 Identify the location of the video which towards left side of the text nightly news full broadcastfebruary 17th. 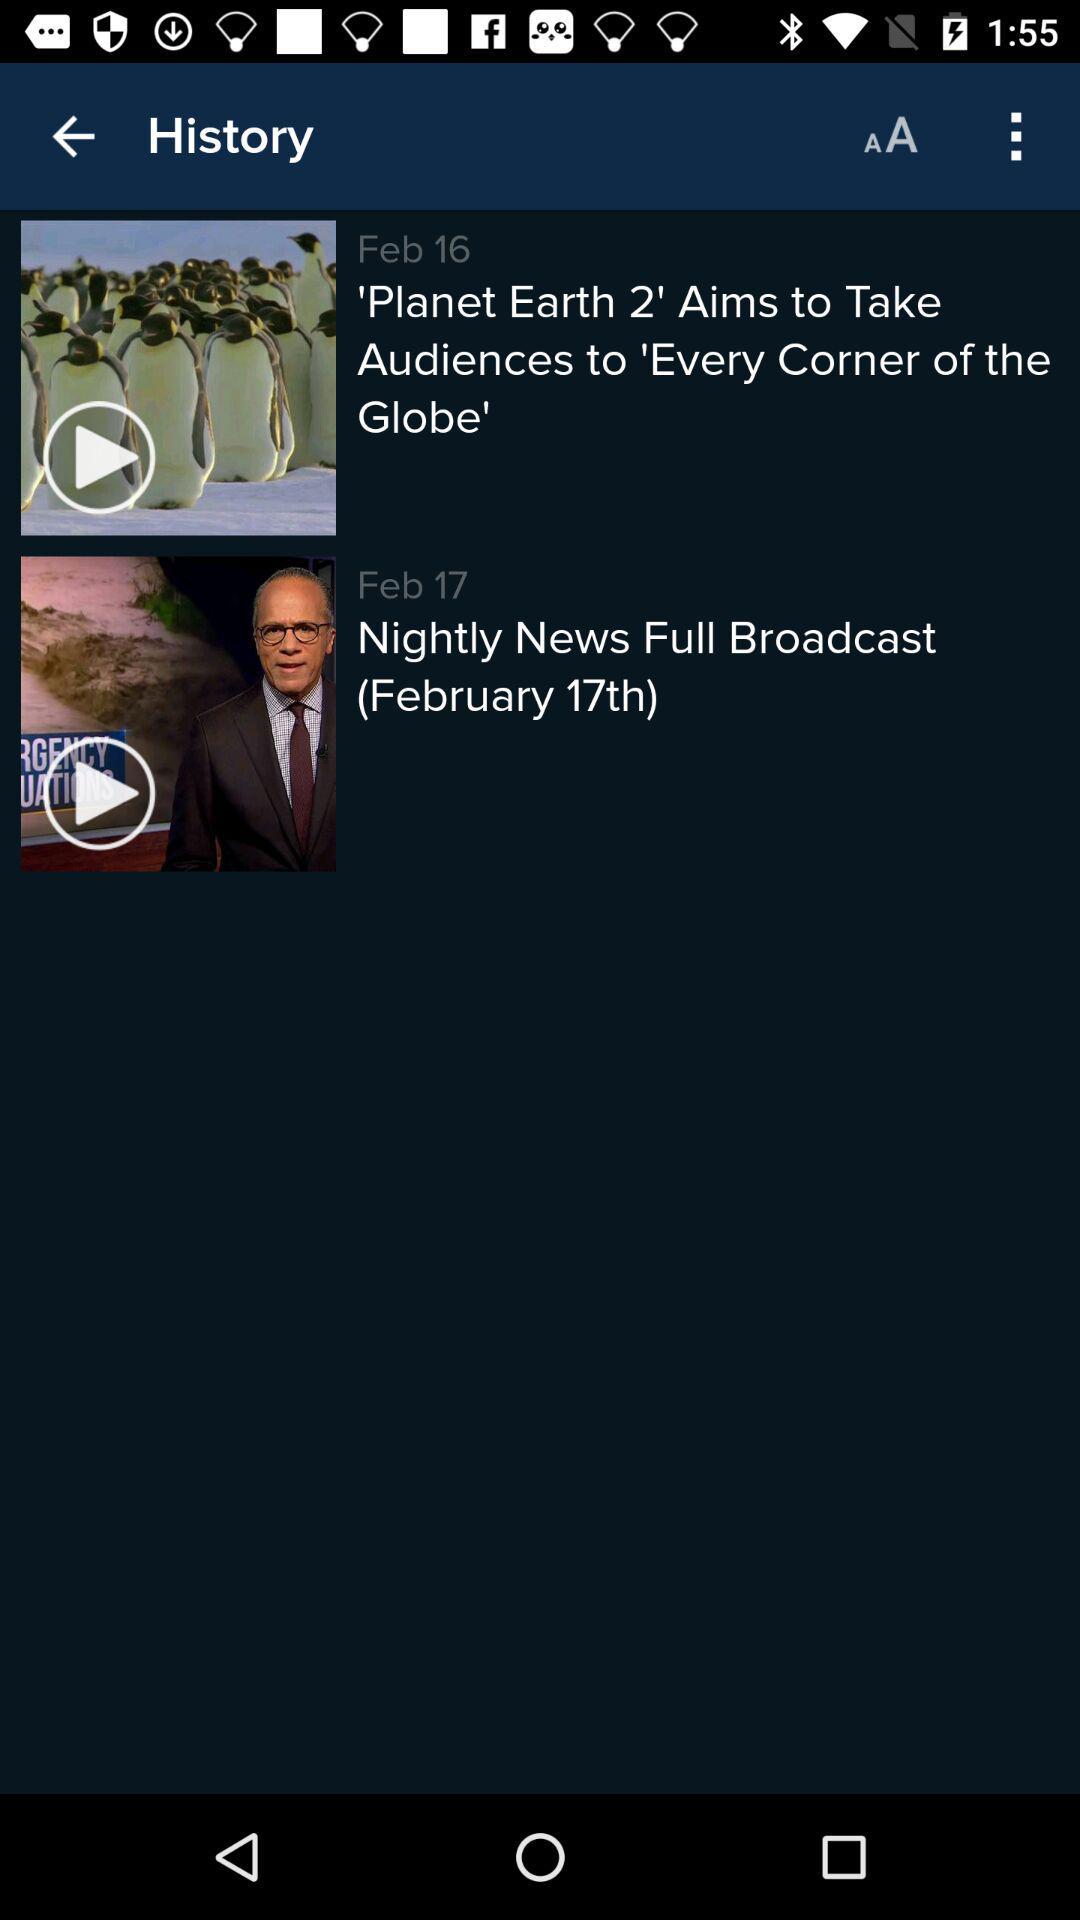
(177, 714).